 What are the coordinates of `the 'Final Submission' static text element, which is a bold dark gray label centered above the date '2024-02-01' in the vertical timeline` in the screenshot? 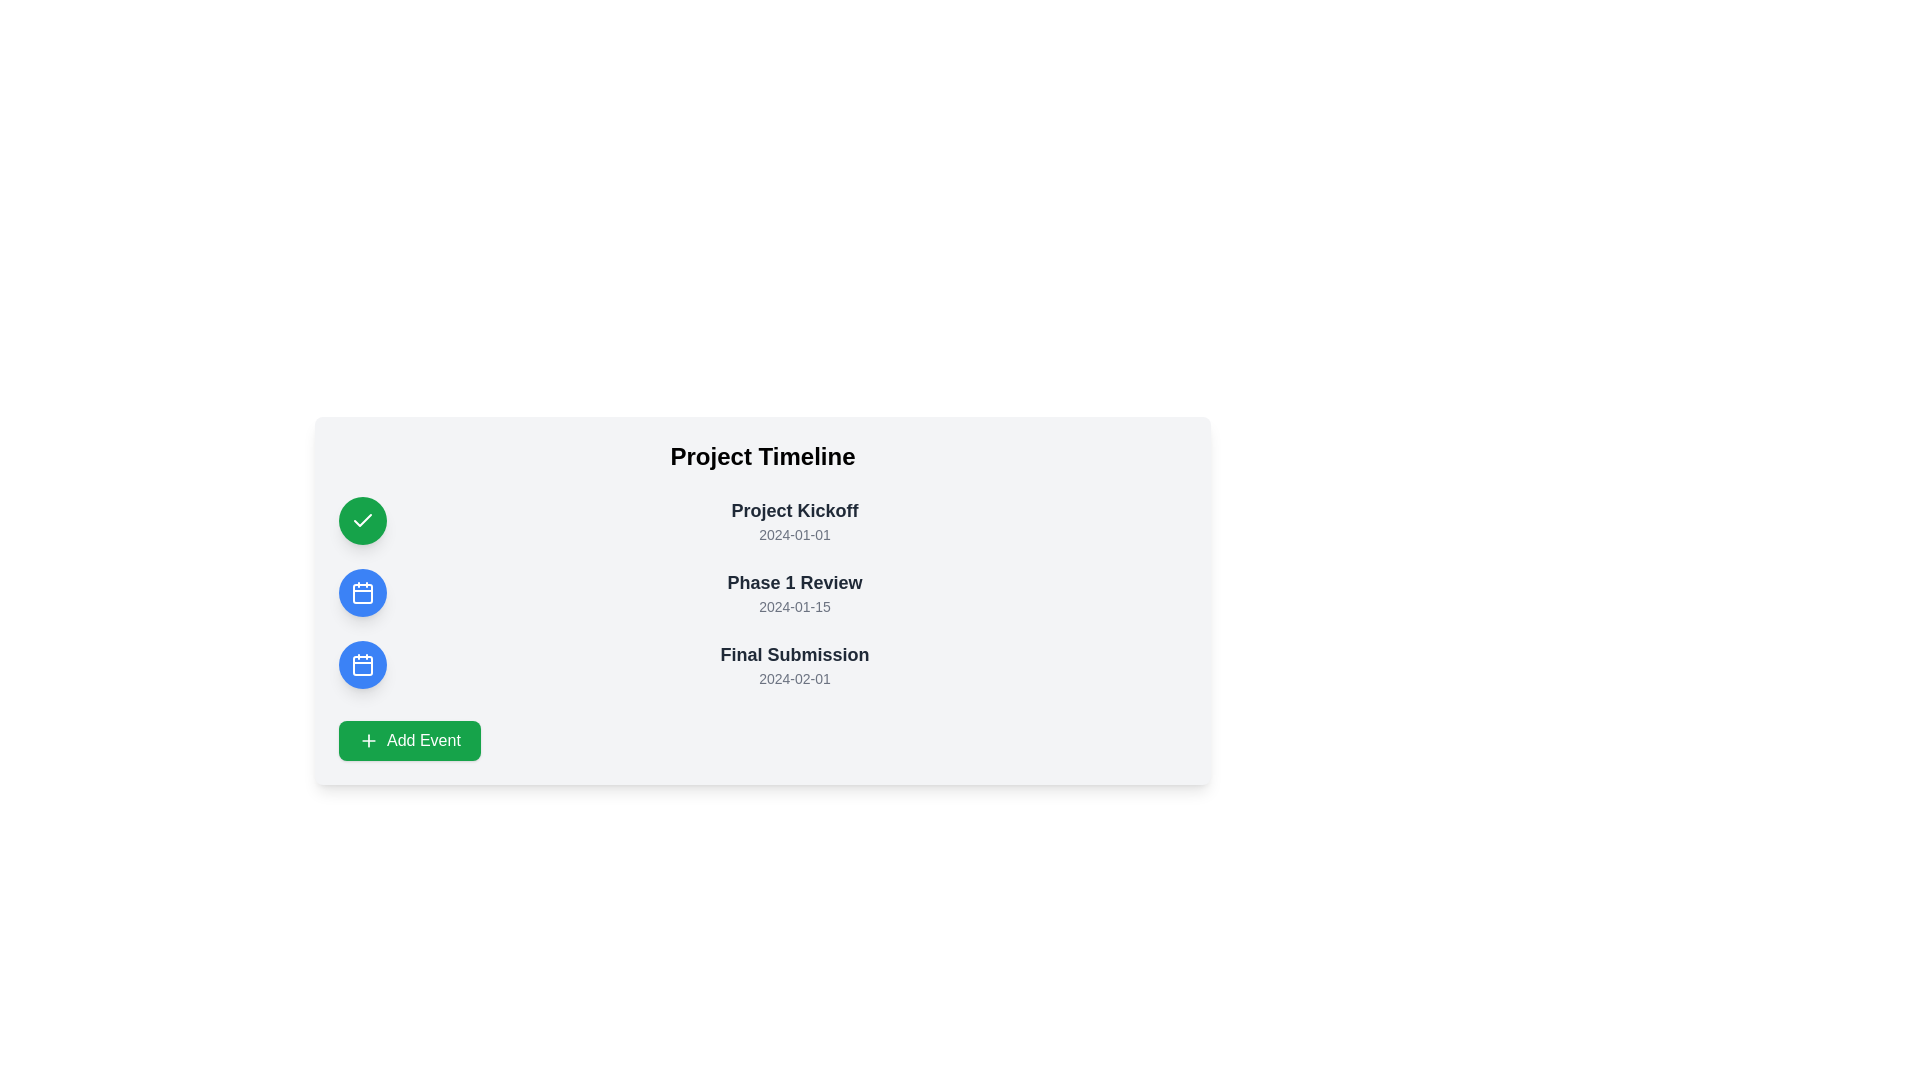 It's located at (794, 655).